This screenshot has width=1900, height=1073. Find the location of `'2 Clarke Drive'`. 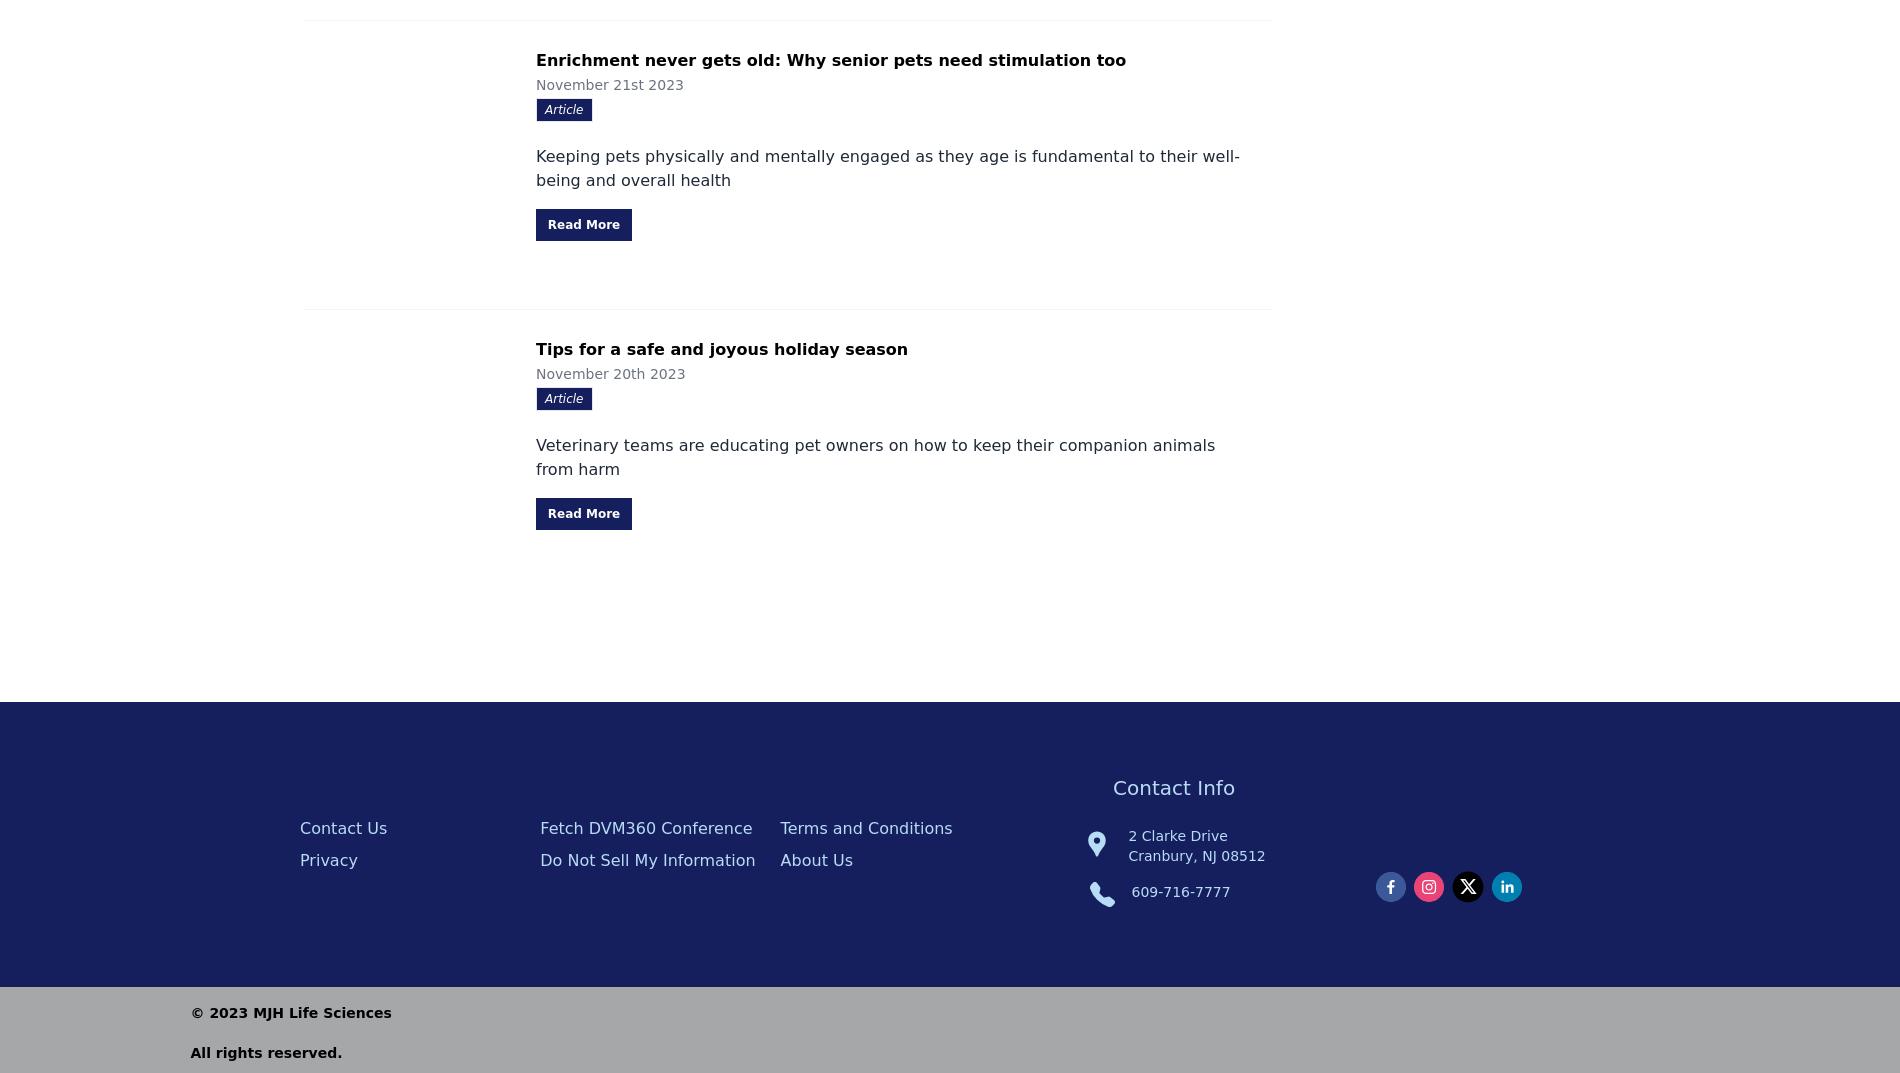

'2 Clarke Drive' is located at coordinates (1128, 834).